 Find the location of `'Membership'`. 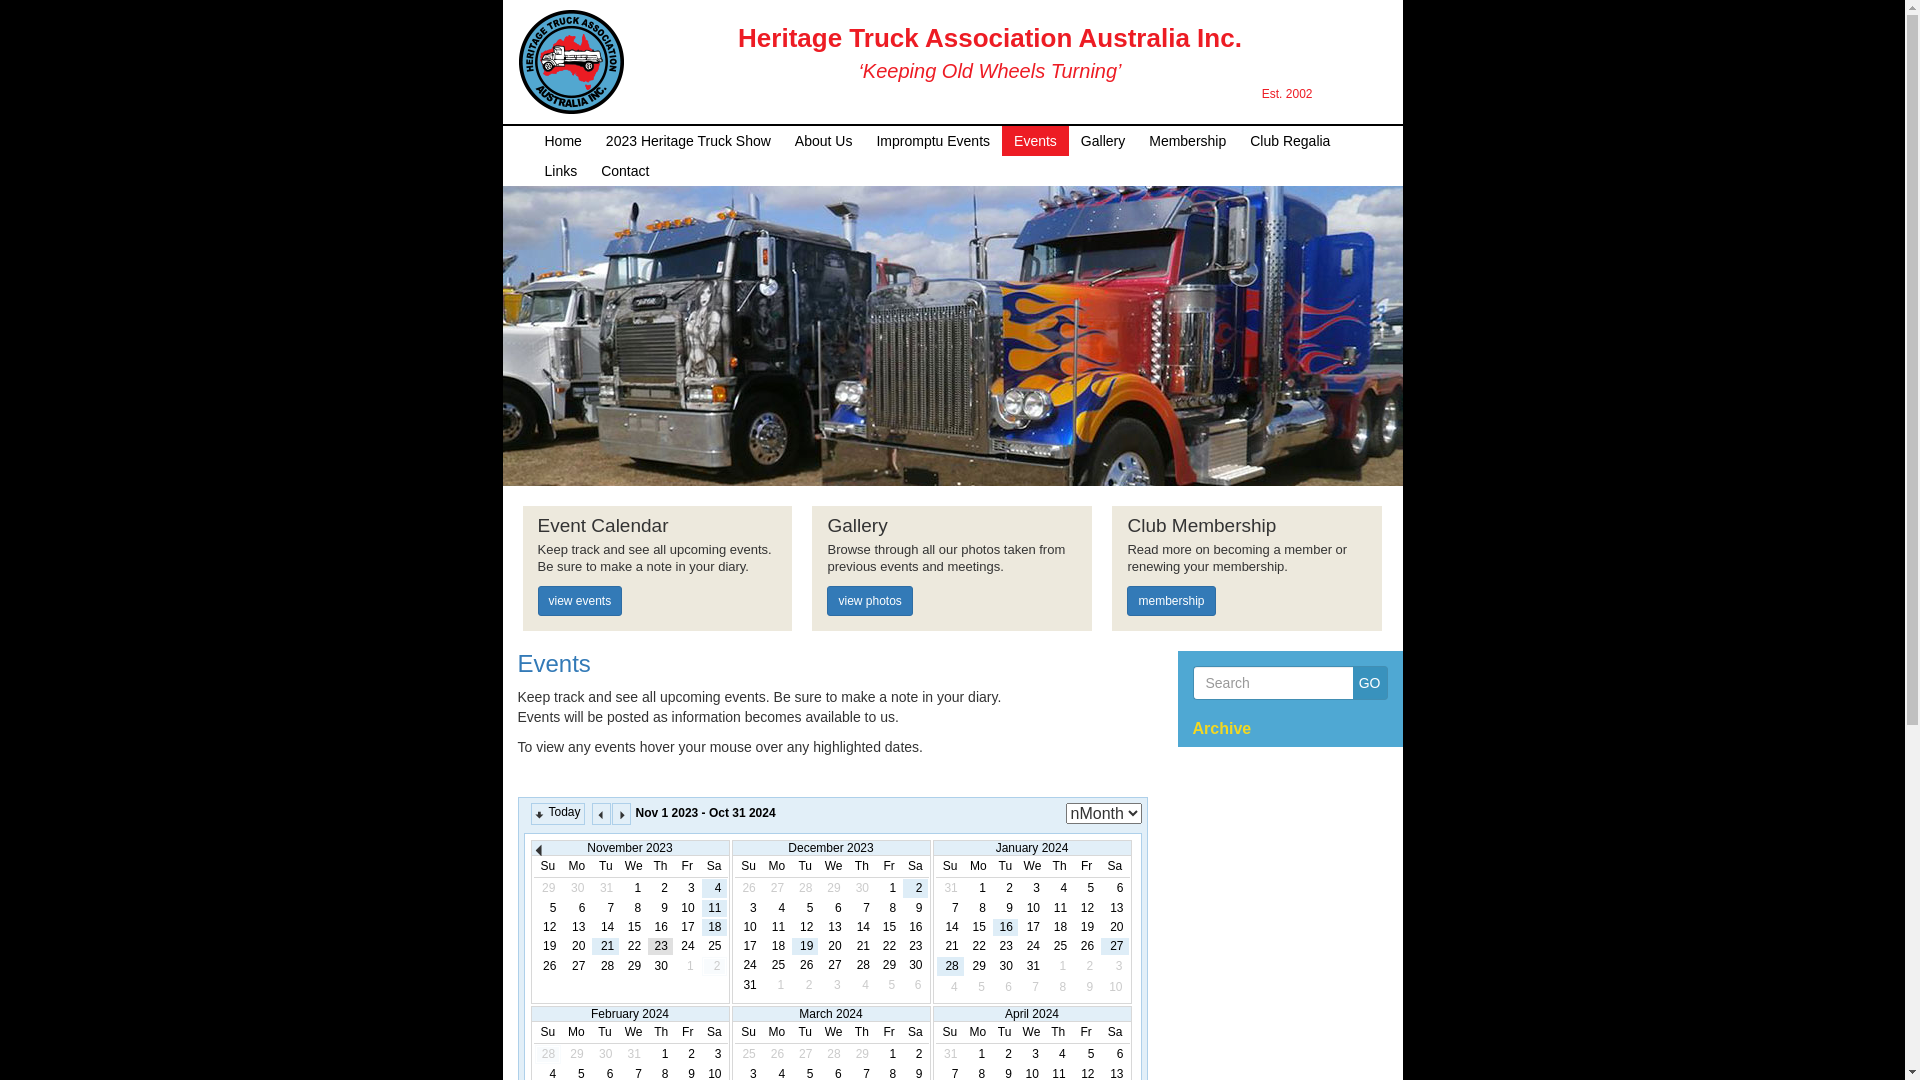

'Membership' is located at coordinates (1187, 140).